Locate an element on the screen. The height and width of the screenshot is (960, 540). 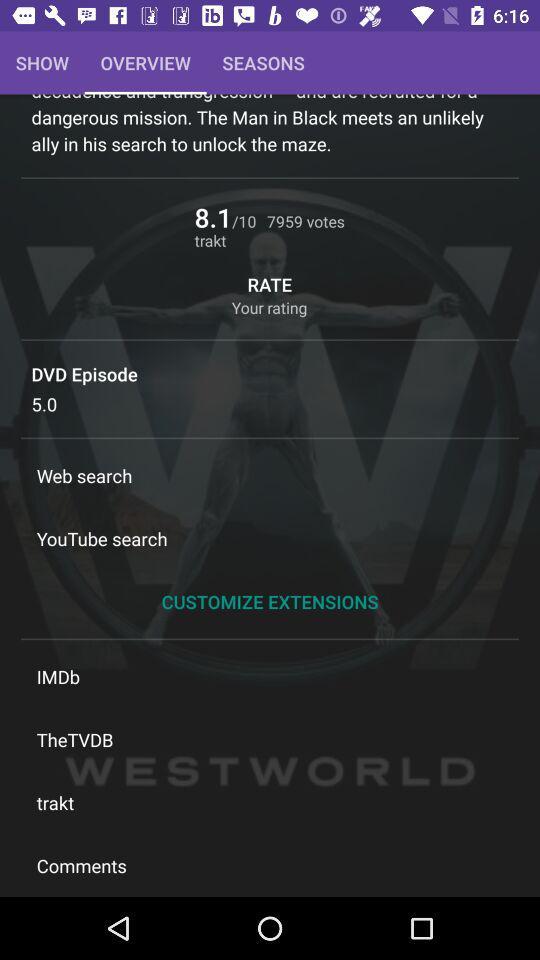
web search is located at coordinates (270, 475).